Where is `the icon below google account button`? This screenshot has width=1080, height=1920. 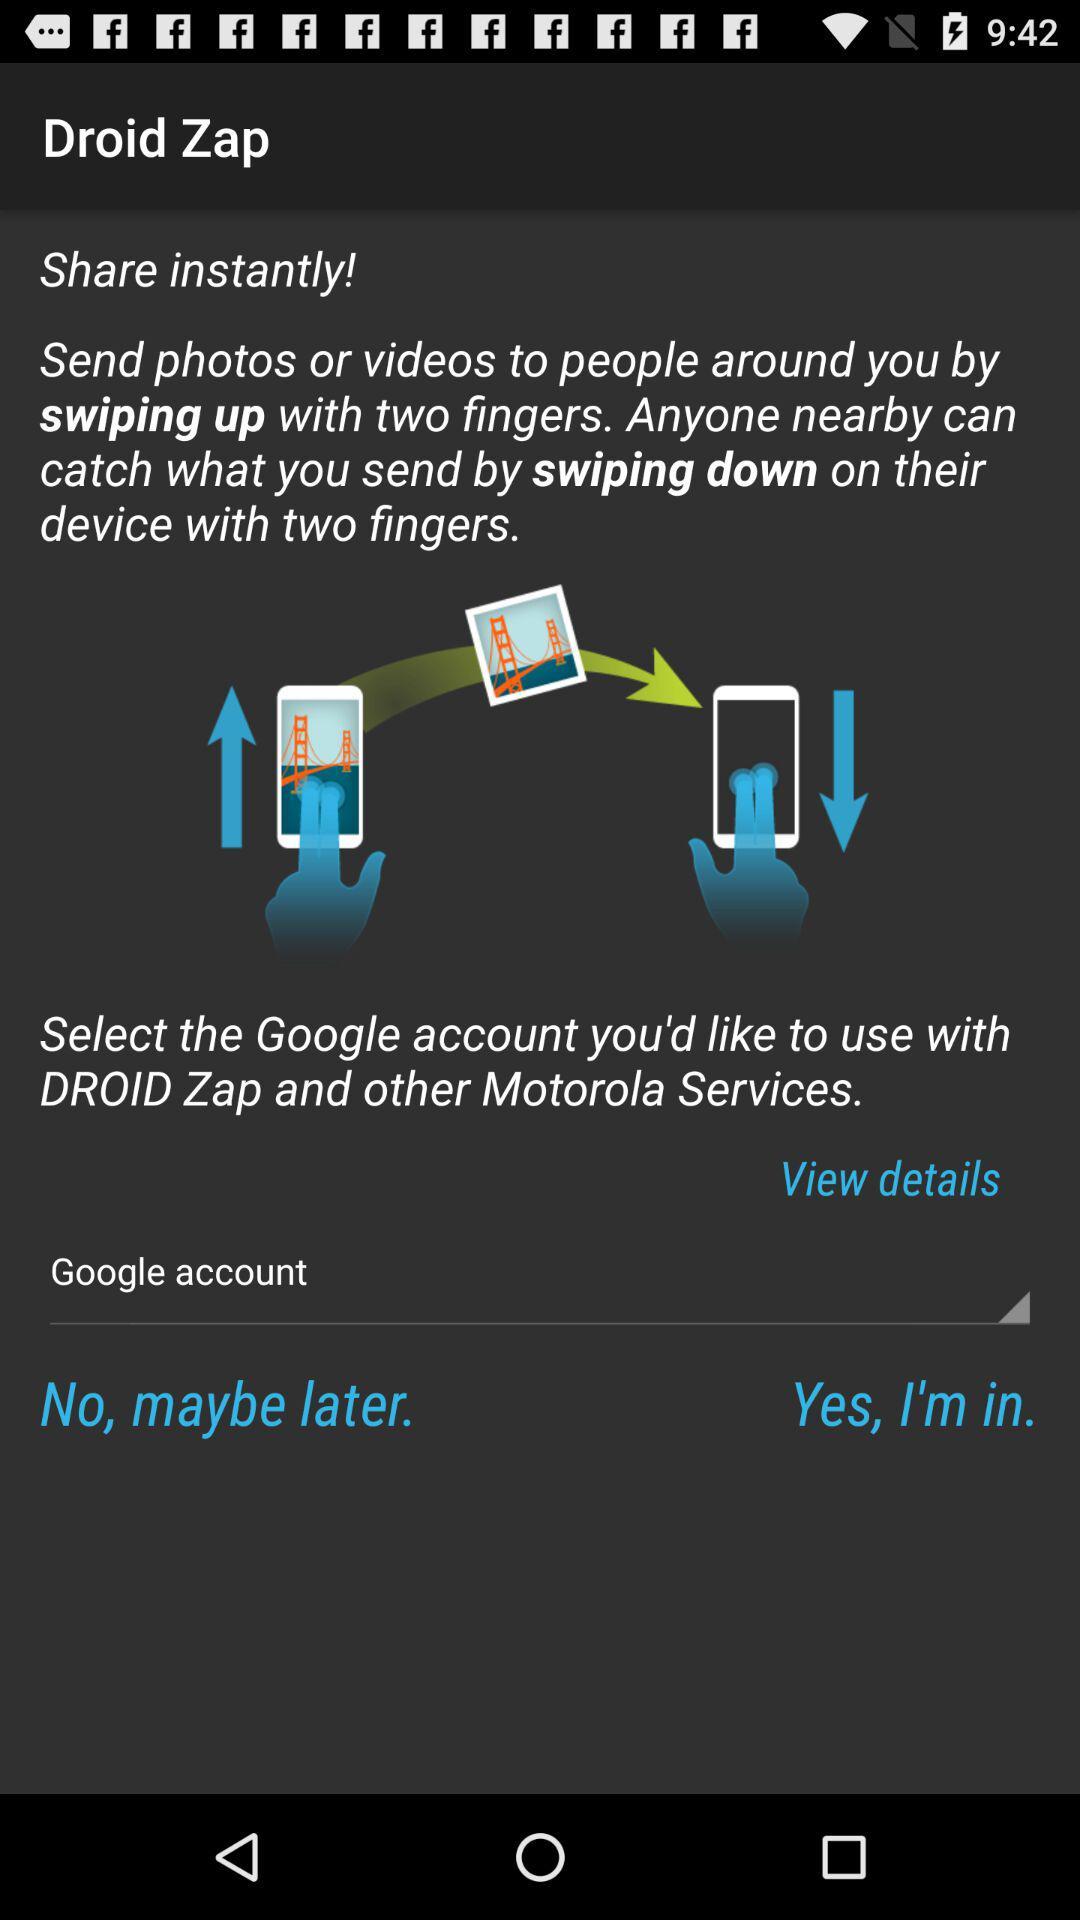
the icon below google account button is located at coordinates (227, 1400).